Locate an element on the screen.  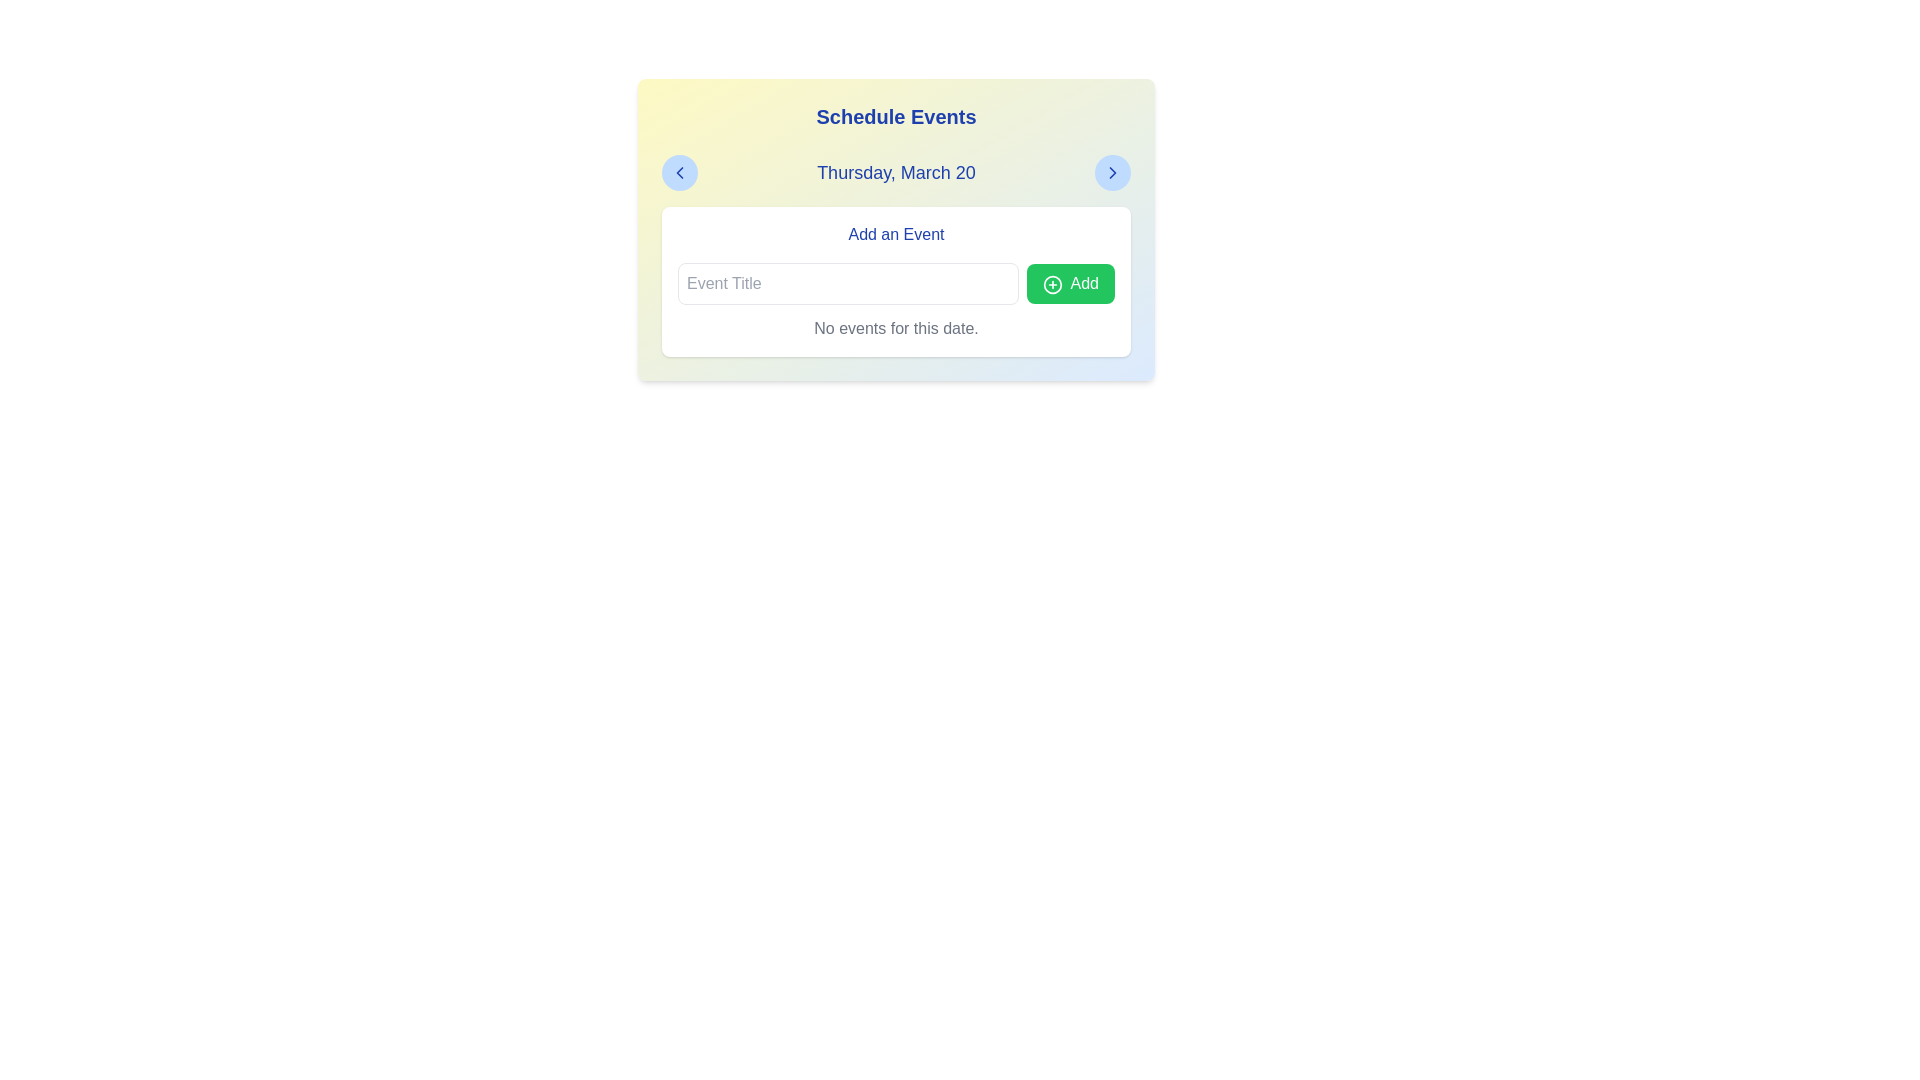
the navigation arrow located in the circular button at the top right corner of the central card to proceed is located at coordinates (1112, 172).